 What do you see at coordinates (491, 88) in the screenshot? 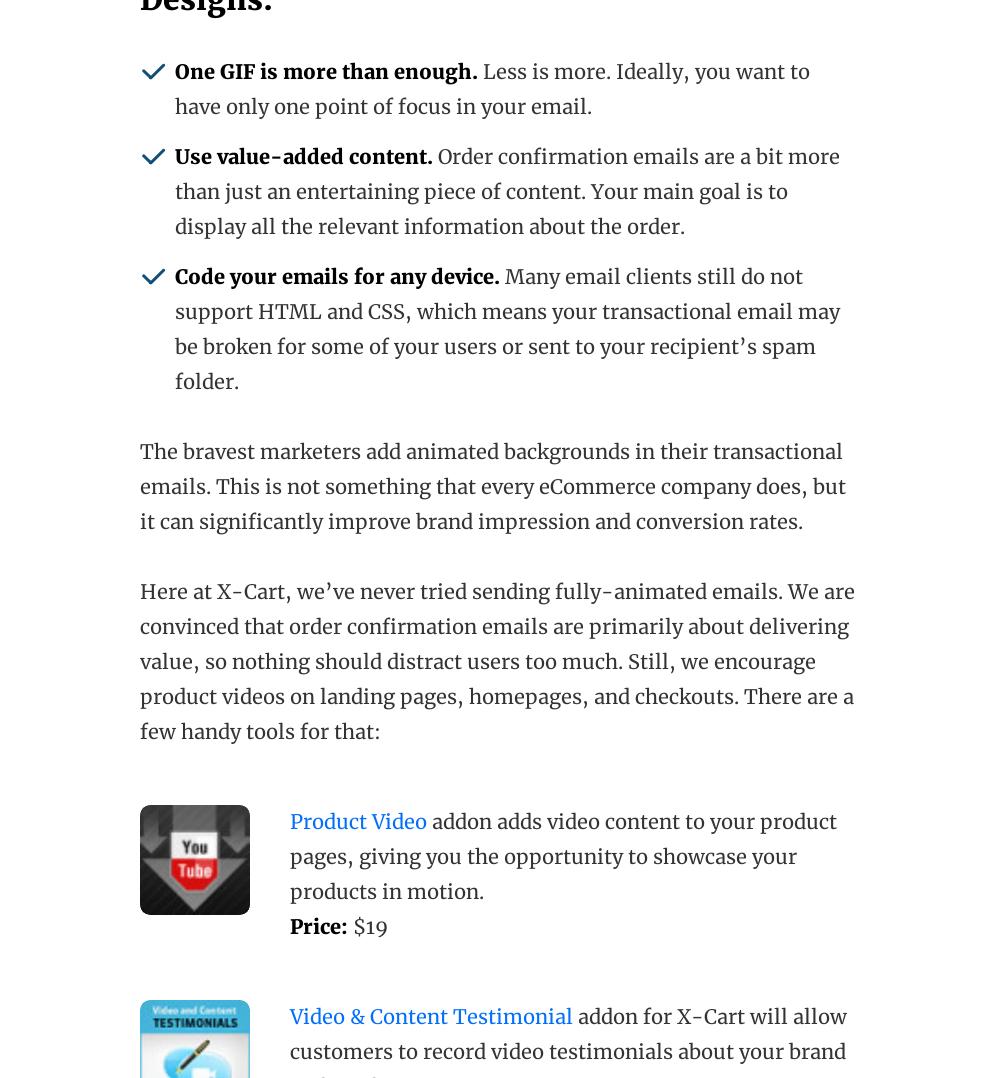
I see `'Less is more. Ideally, you want to have only one point of focus in your email.'` at bounding box center [491, 88].